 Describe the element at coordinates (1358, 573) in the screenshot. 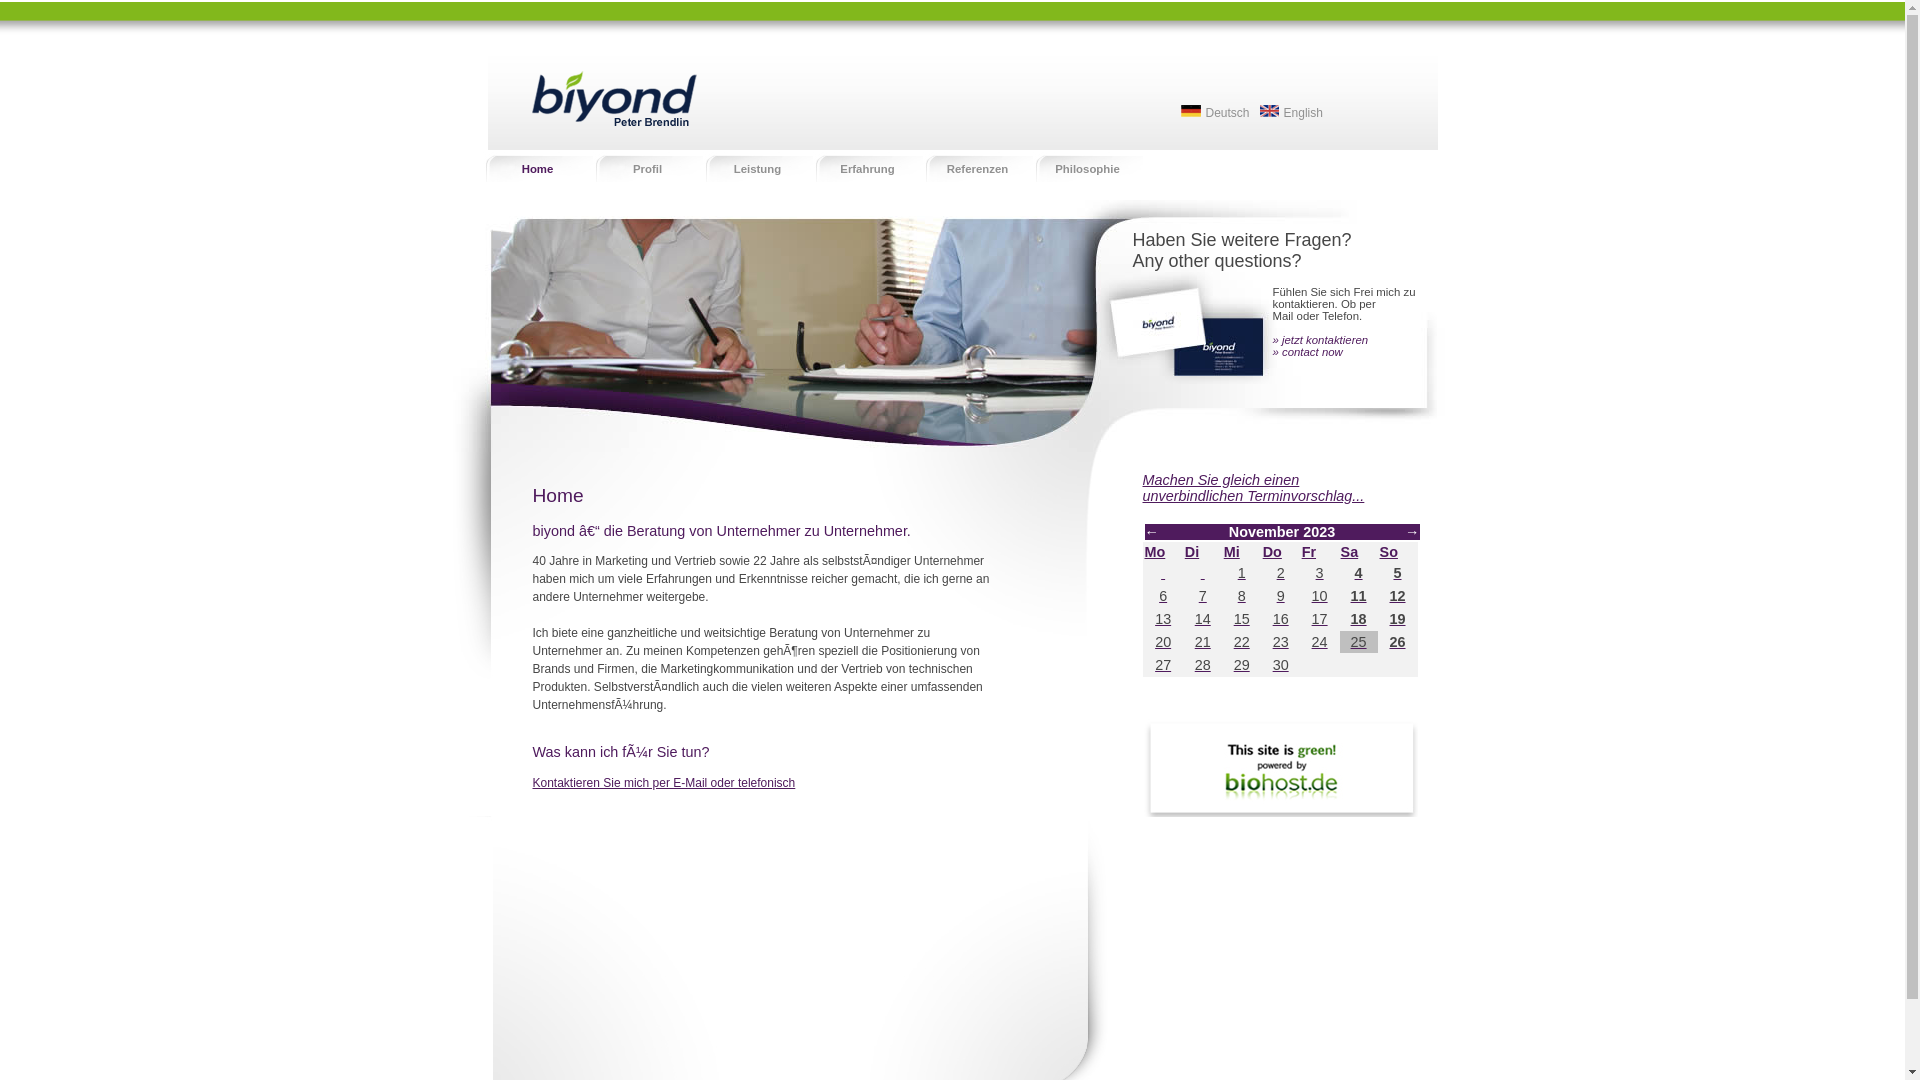

I see `'4'` at that location.